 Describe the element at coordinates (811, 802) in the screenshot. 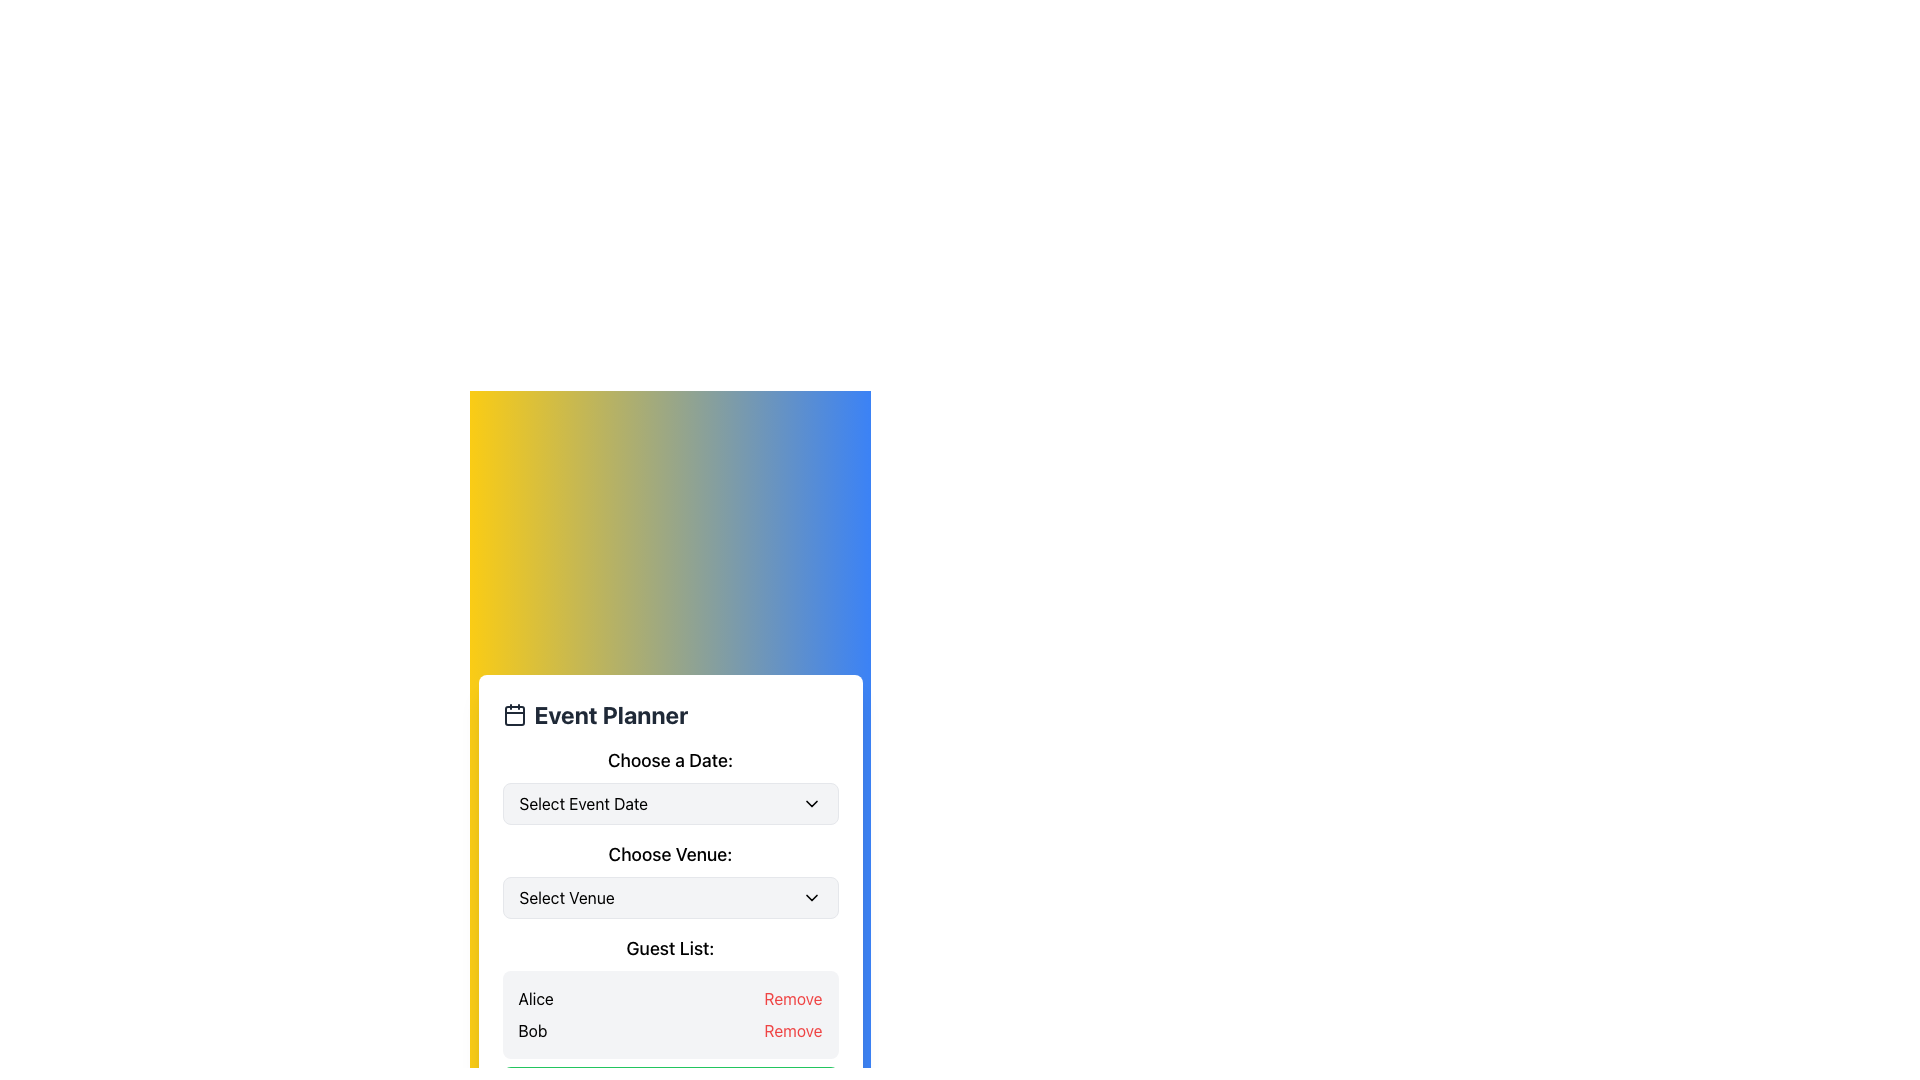

I see `the downward-pointing chevron icon located on the right side of the 'Select Event Date' box` at that location.